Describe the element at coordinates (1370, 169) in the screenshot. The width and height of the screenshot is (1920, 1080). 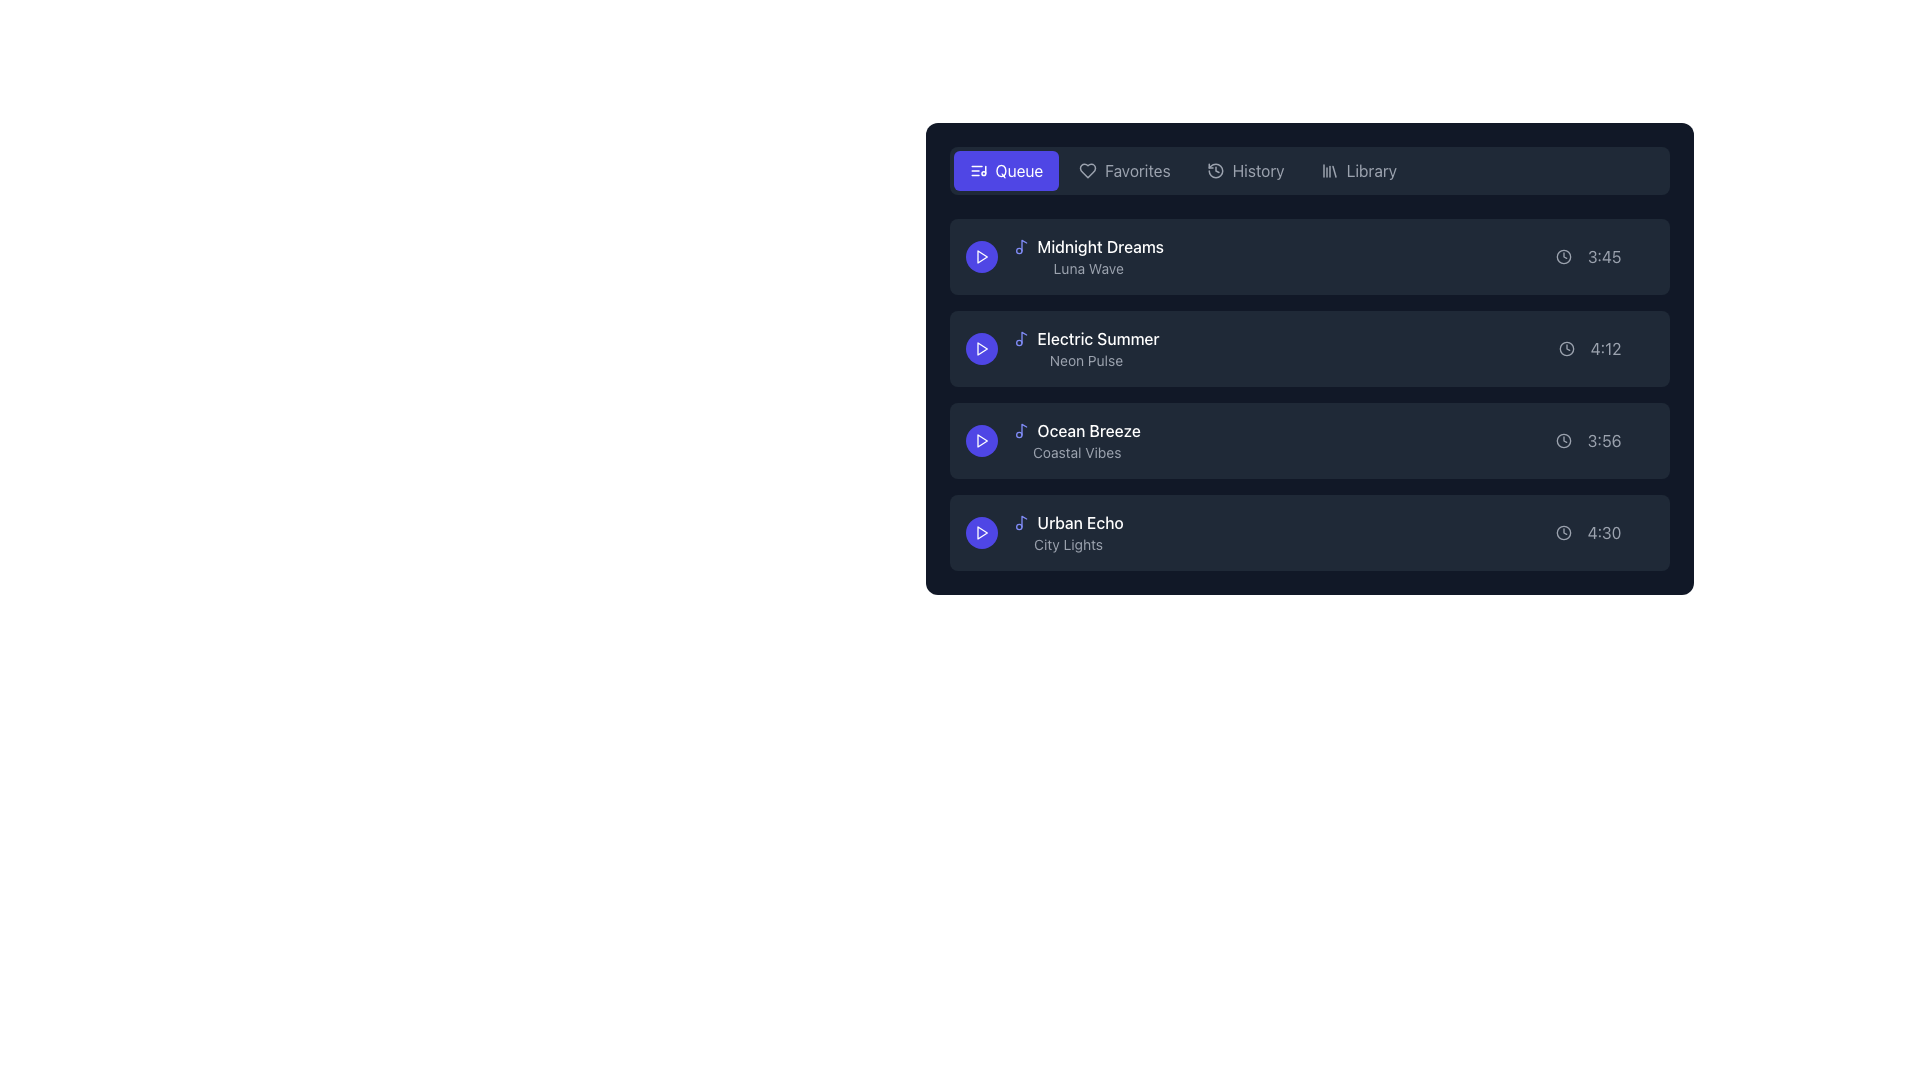
I see `the 'Library' text label in the top-right corner of the menu bar` at that location.